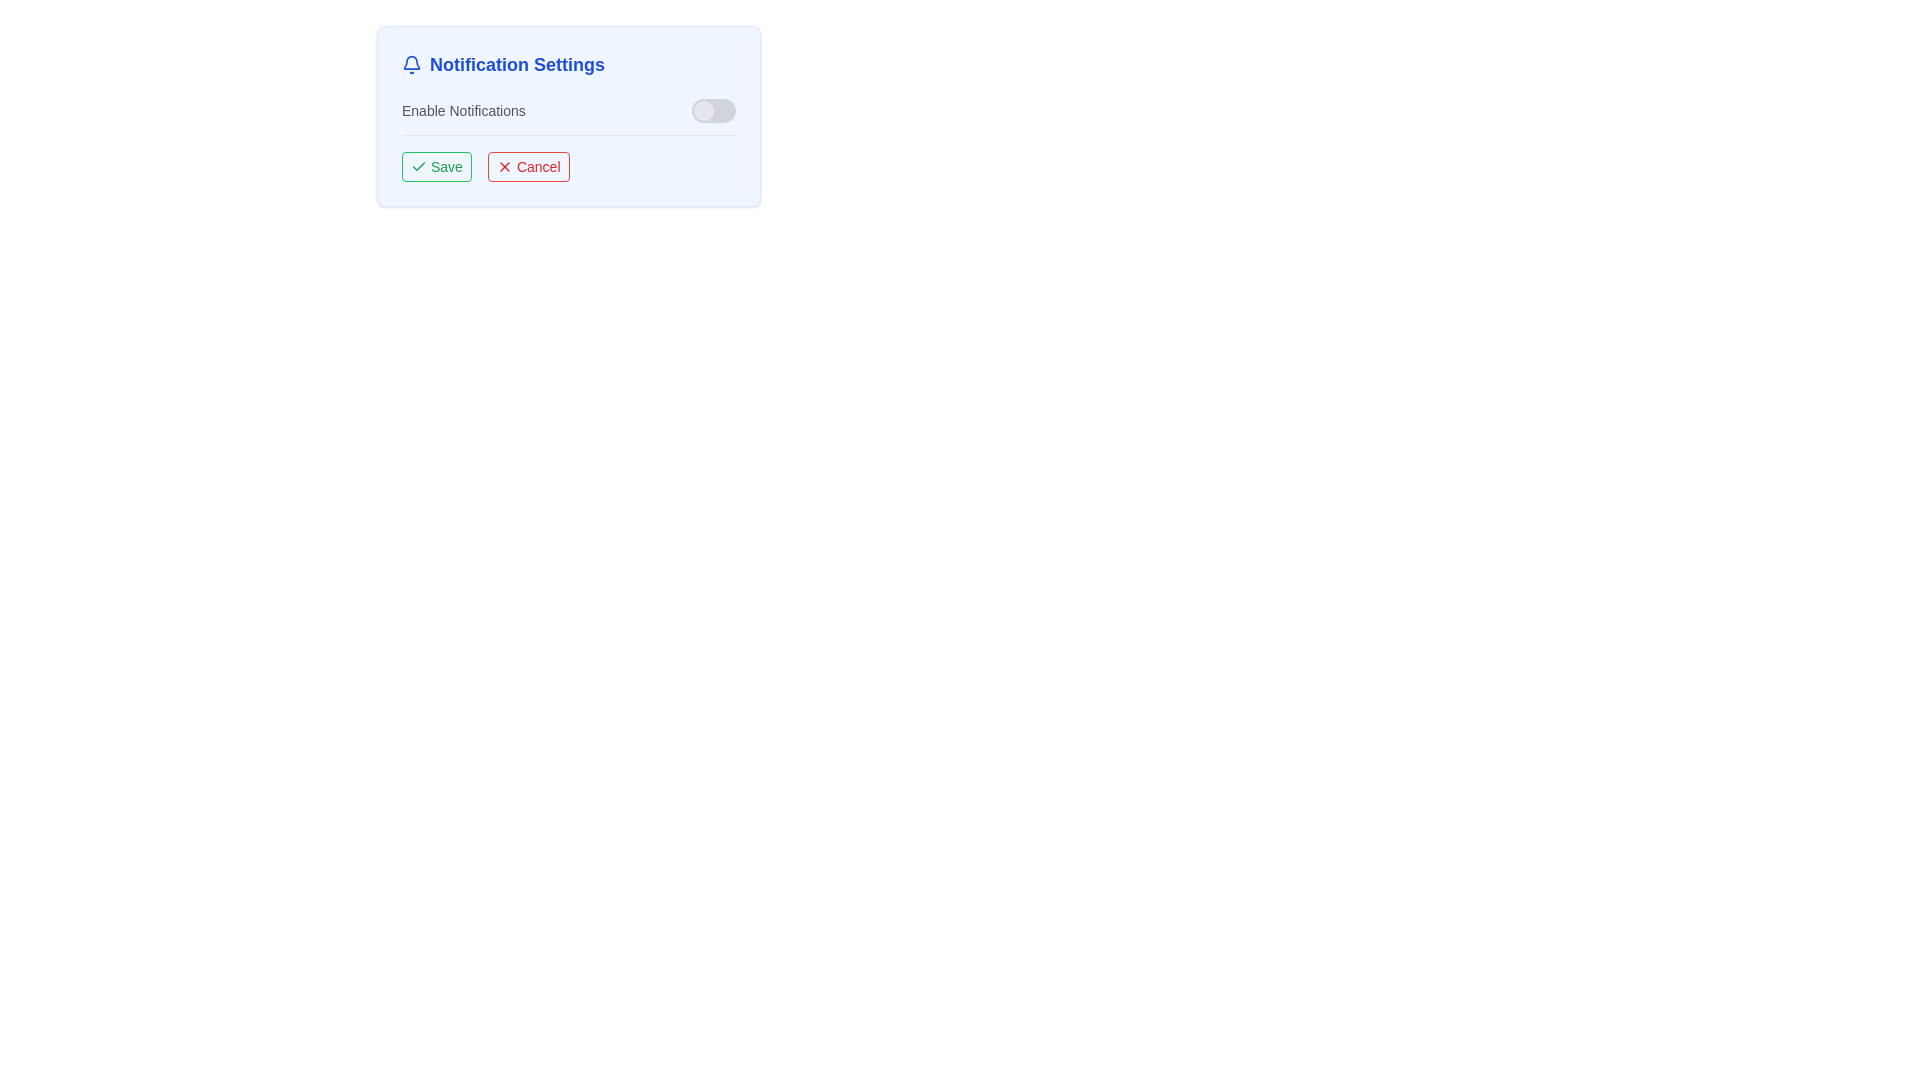  Describe the element at coordinates (538, 165) in the screenshot. I see `the cancel button located to the right of the green 'Save' button in the 'Notification Settings' card` at that location.